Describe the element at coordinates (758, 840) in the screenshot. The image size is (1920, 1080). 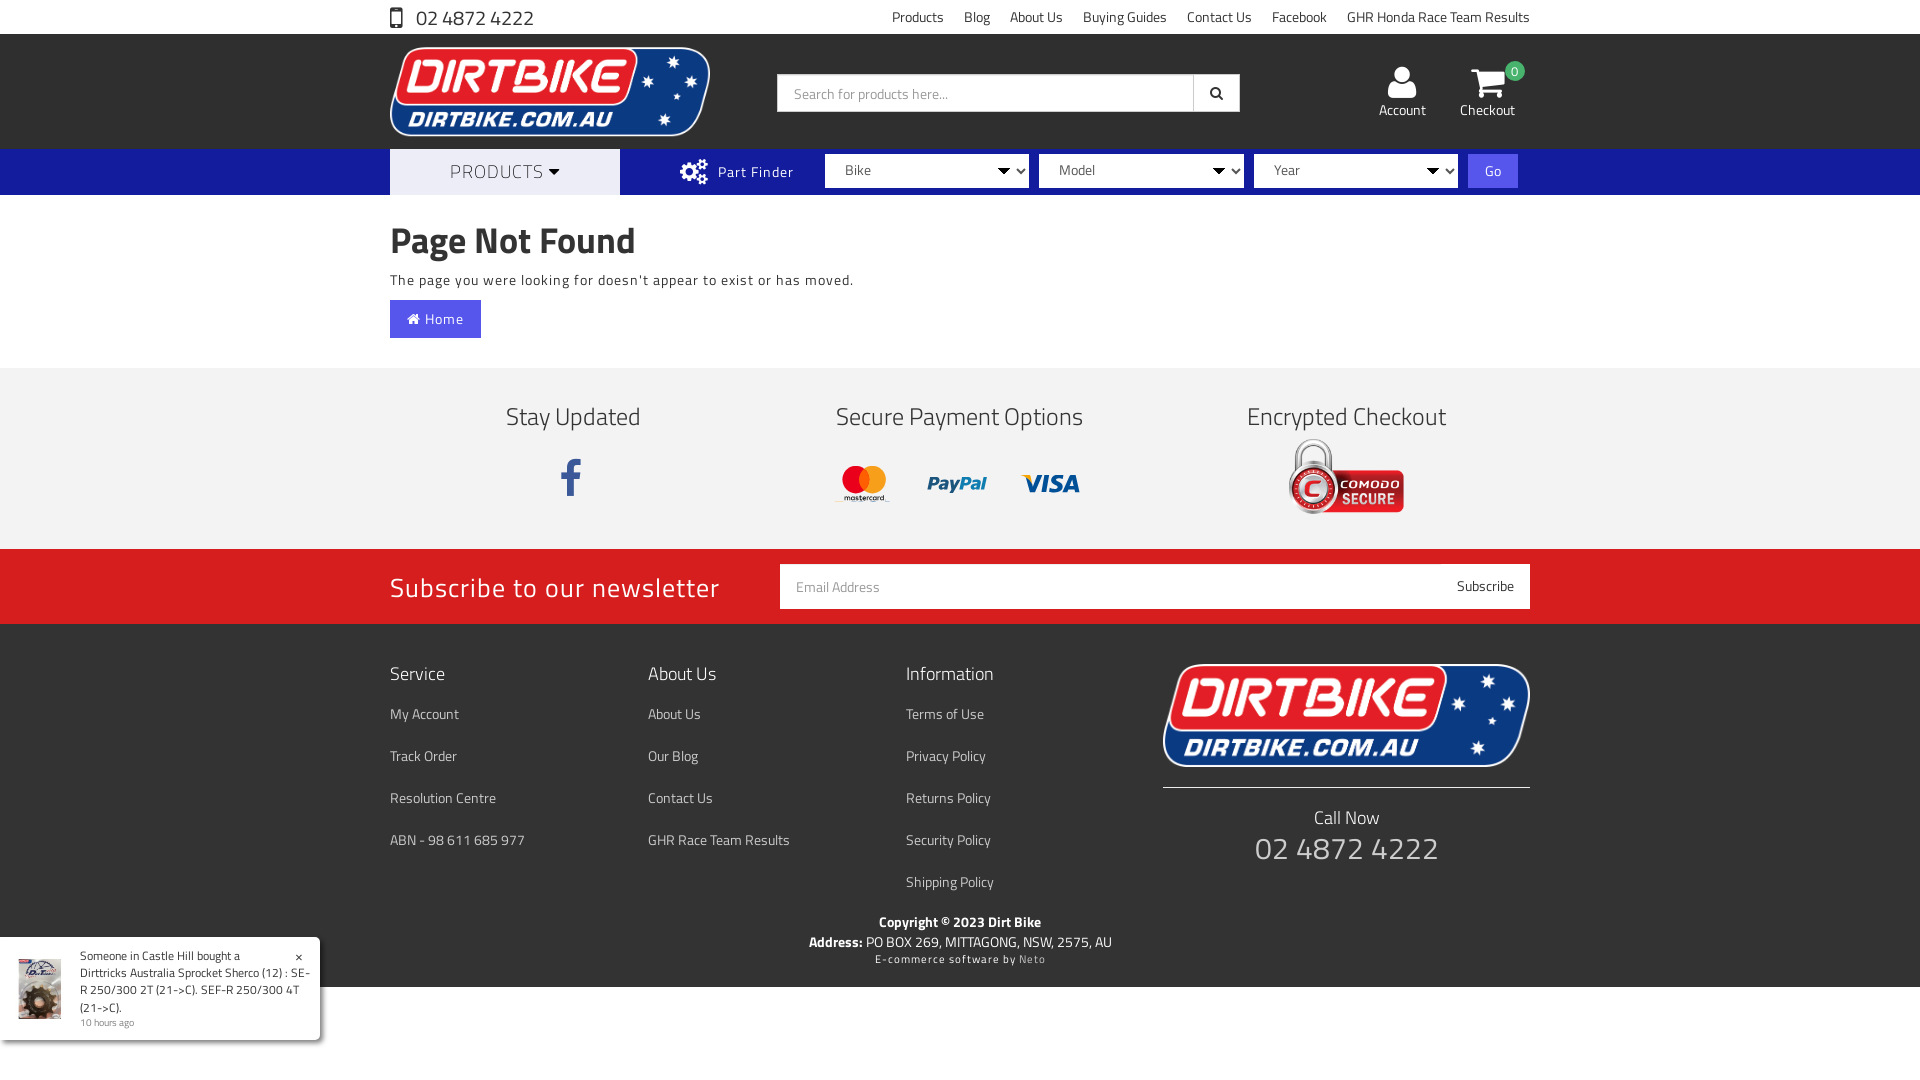
I see `'GHR Race Team Results'` at that location.